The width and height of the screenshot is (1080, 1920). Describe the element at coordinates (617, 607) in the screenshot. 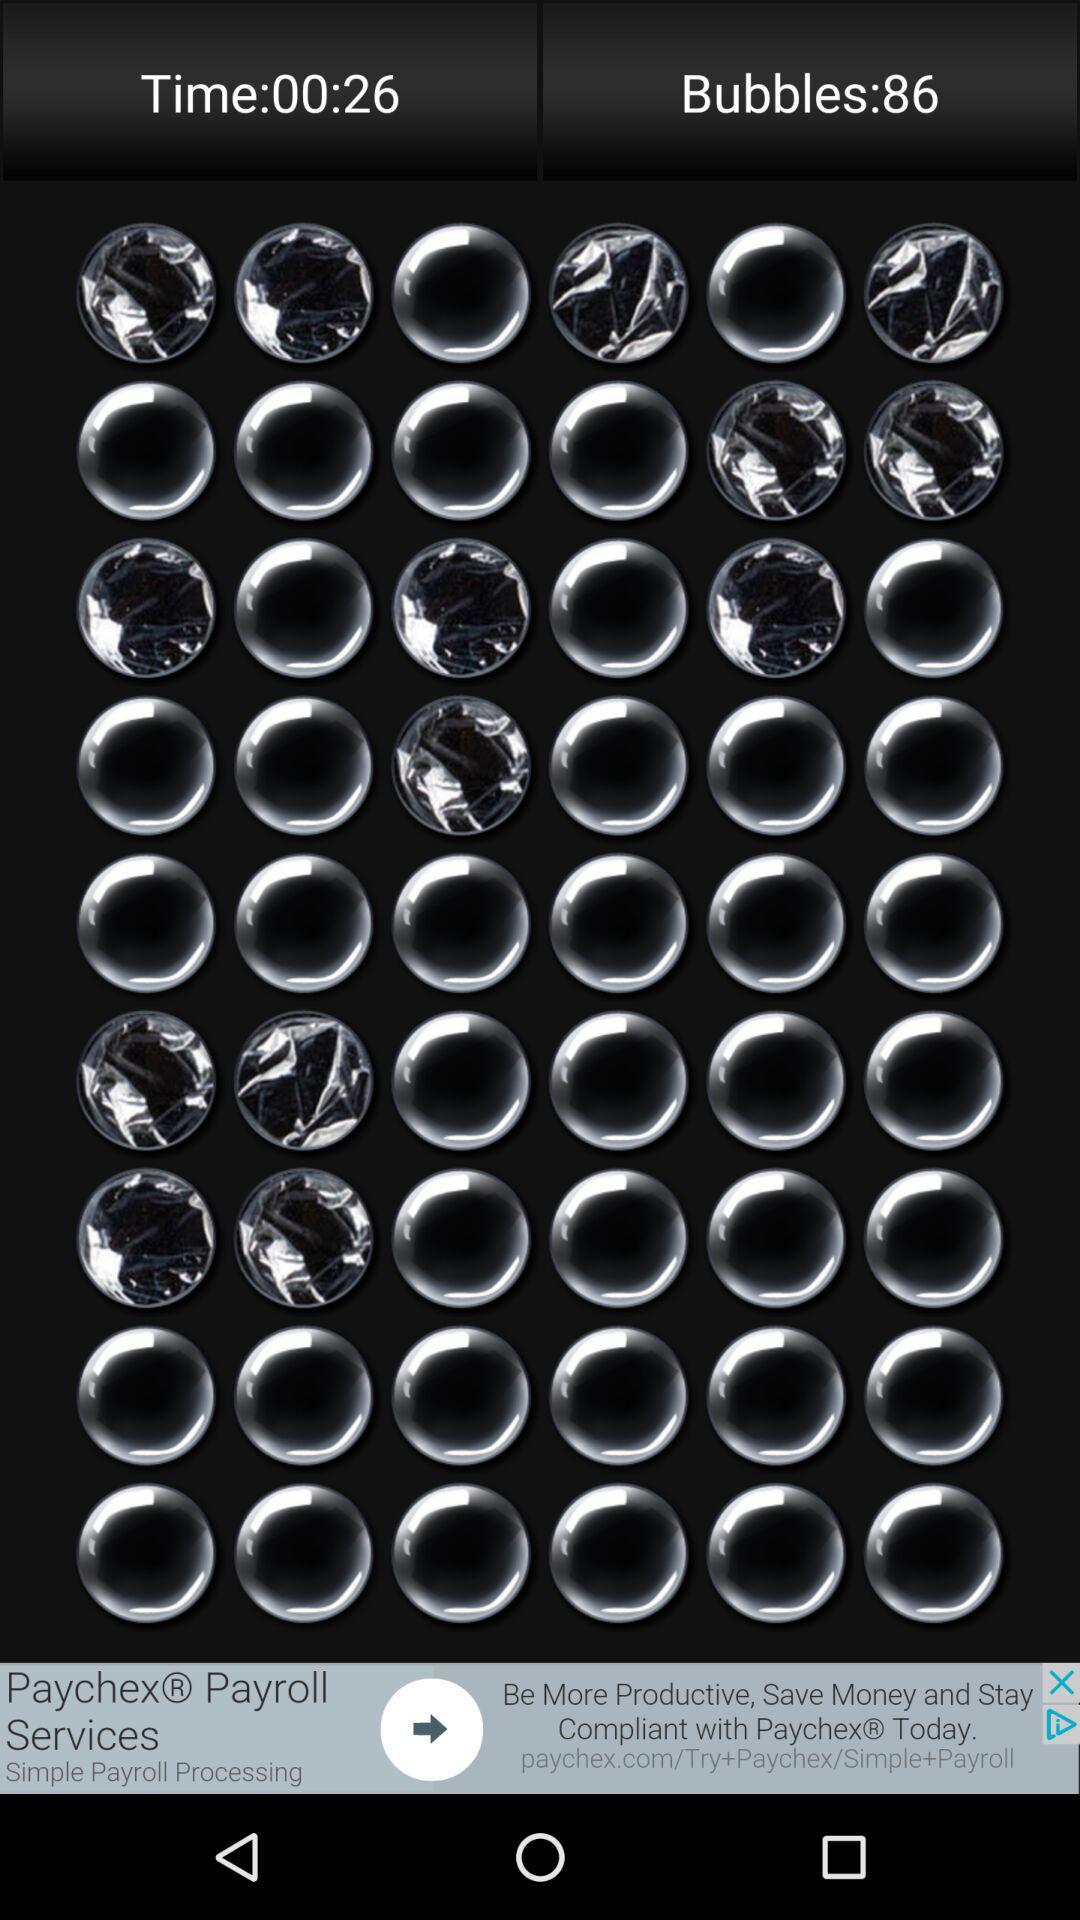

I see `pop the given bubble` at that location.